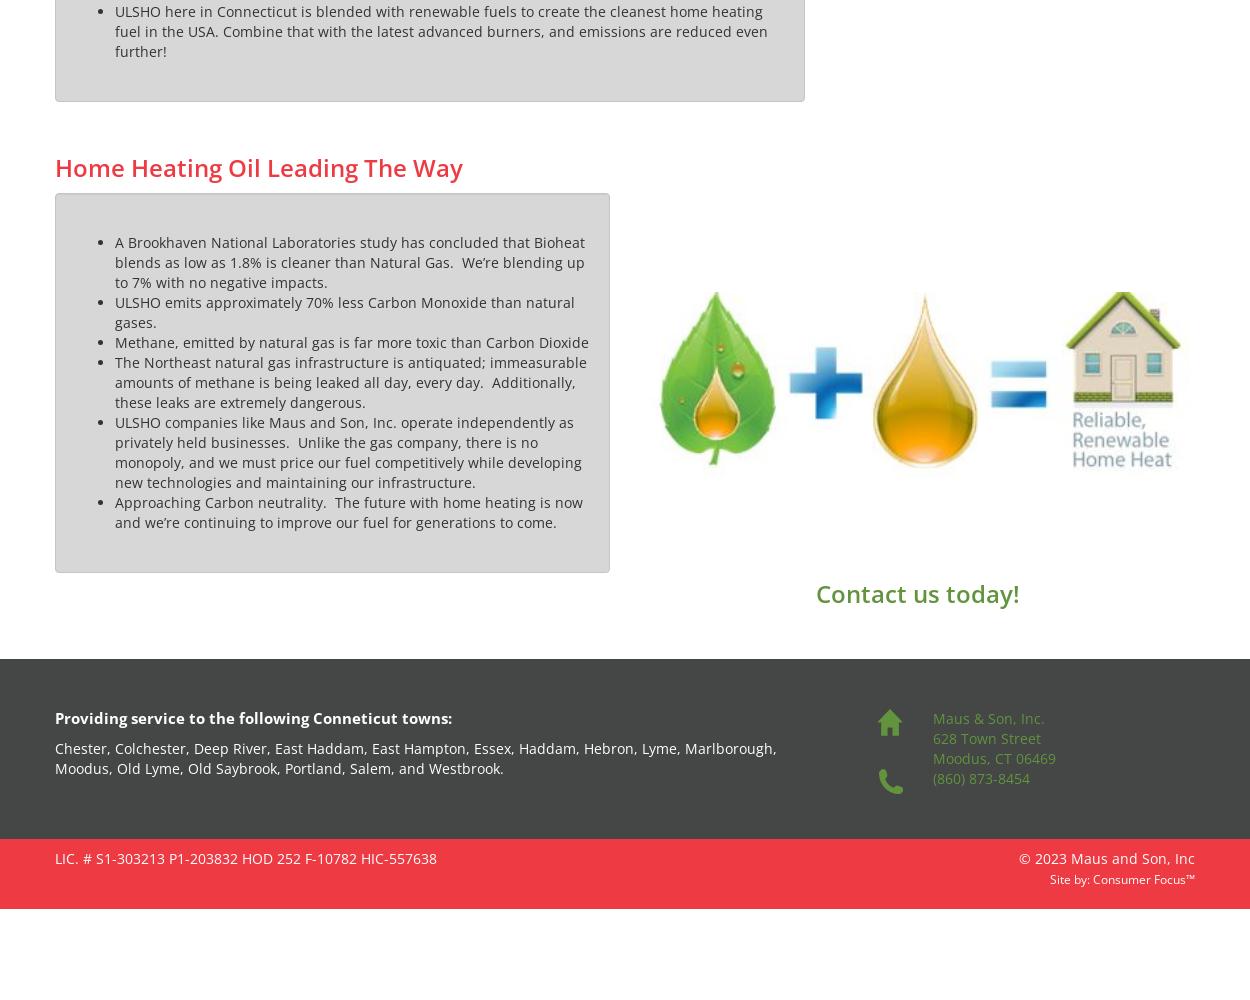 The image size is (1250, 1000). I want to click on 'Moodus, CT 06469', so click(992, 758).